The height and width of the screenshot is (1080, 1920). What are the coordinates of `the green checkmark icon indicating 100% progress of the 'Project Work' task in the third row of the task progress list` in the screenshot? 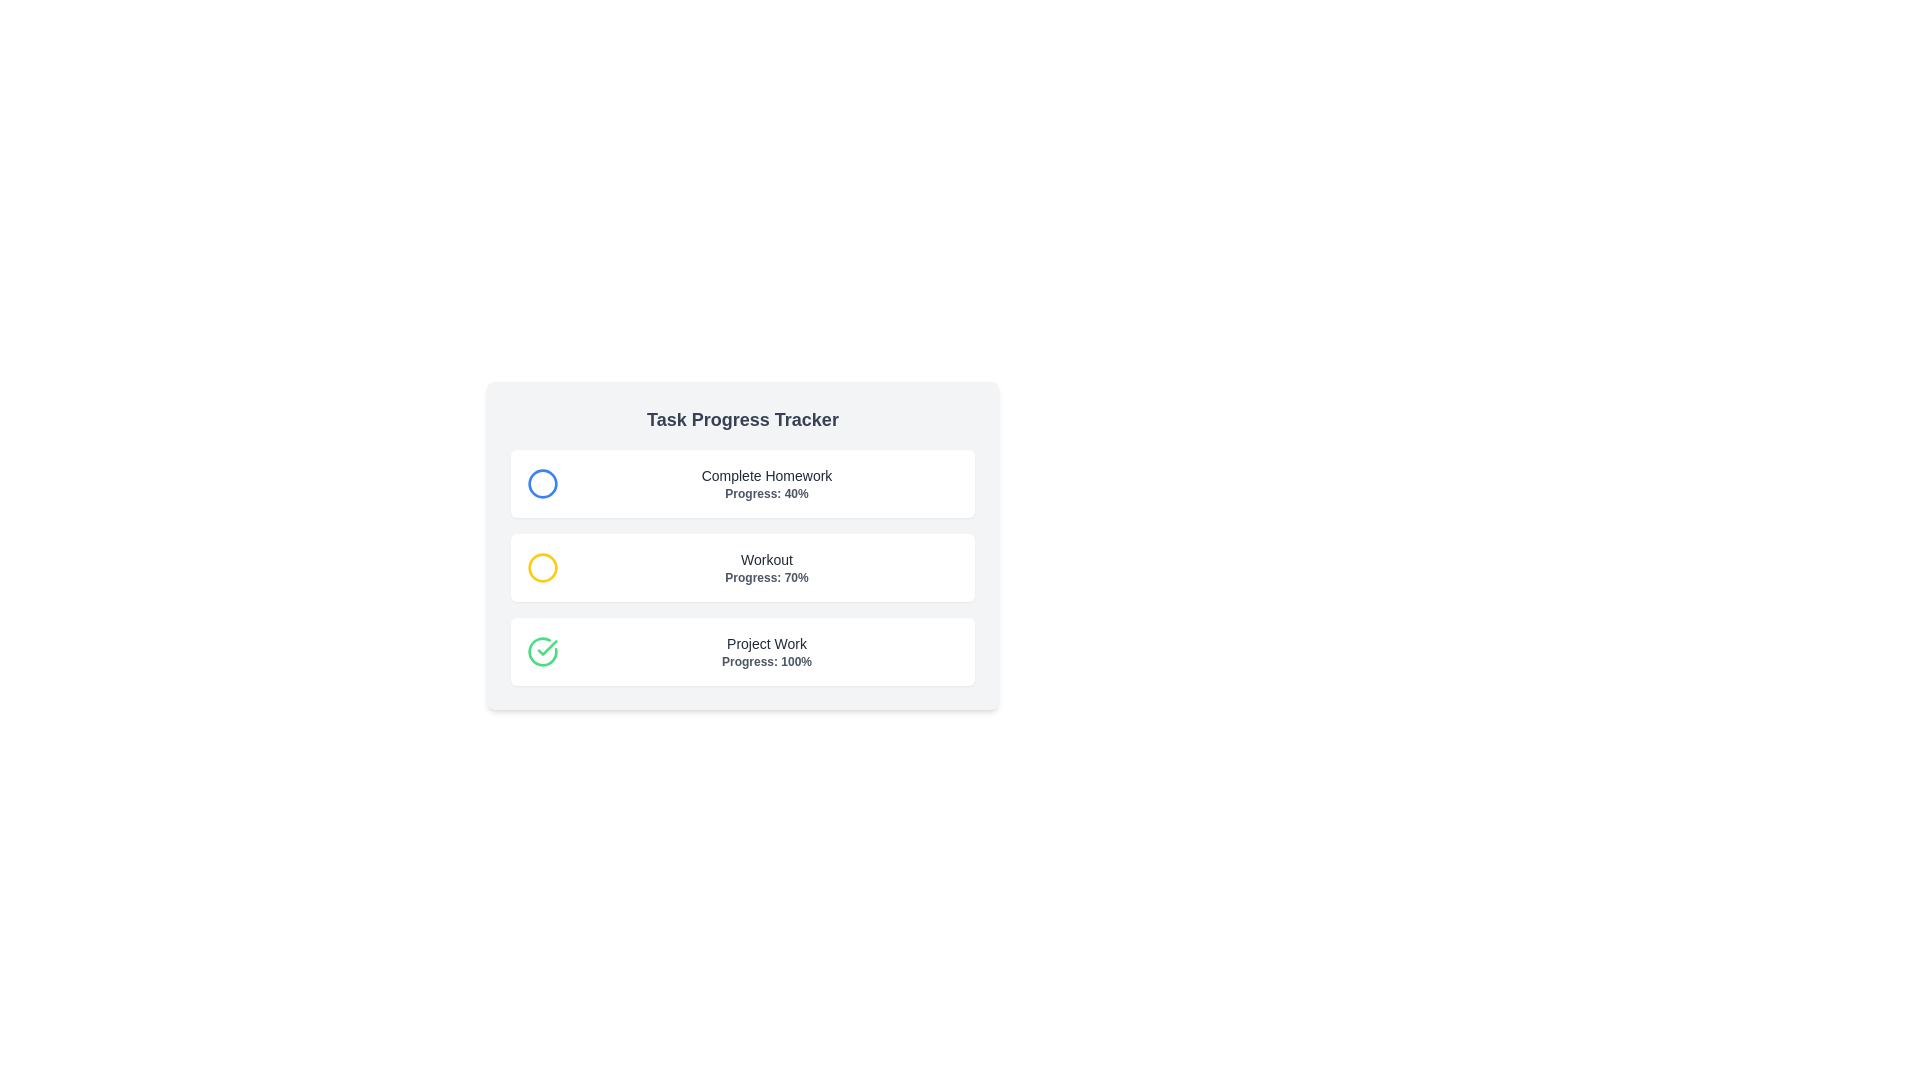 It's located at (547, 648).